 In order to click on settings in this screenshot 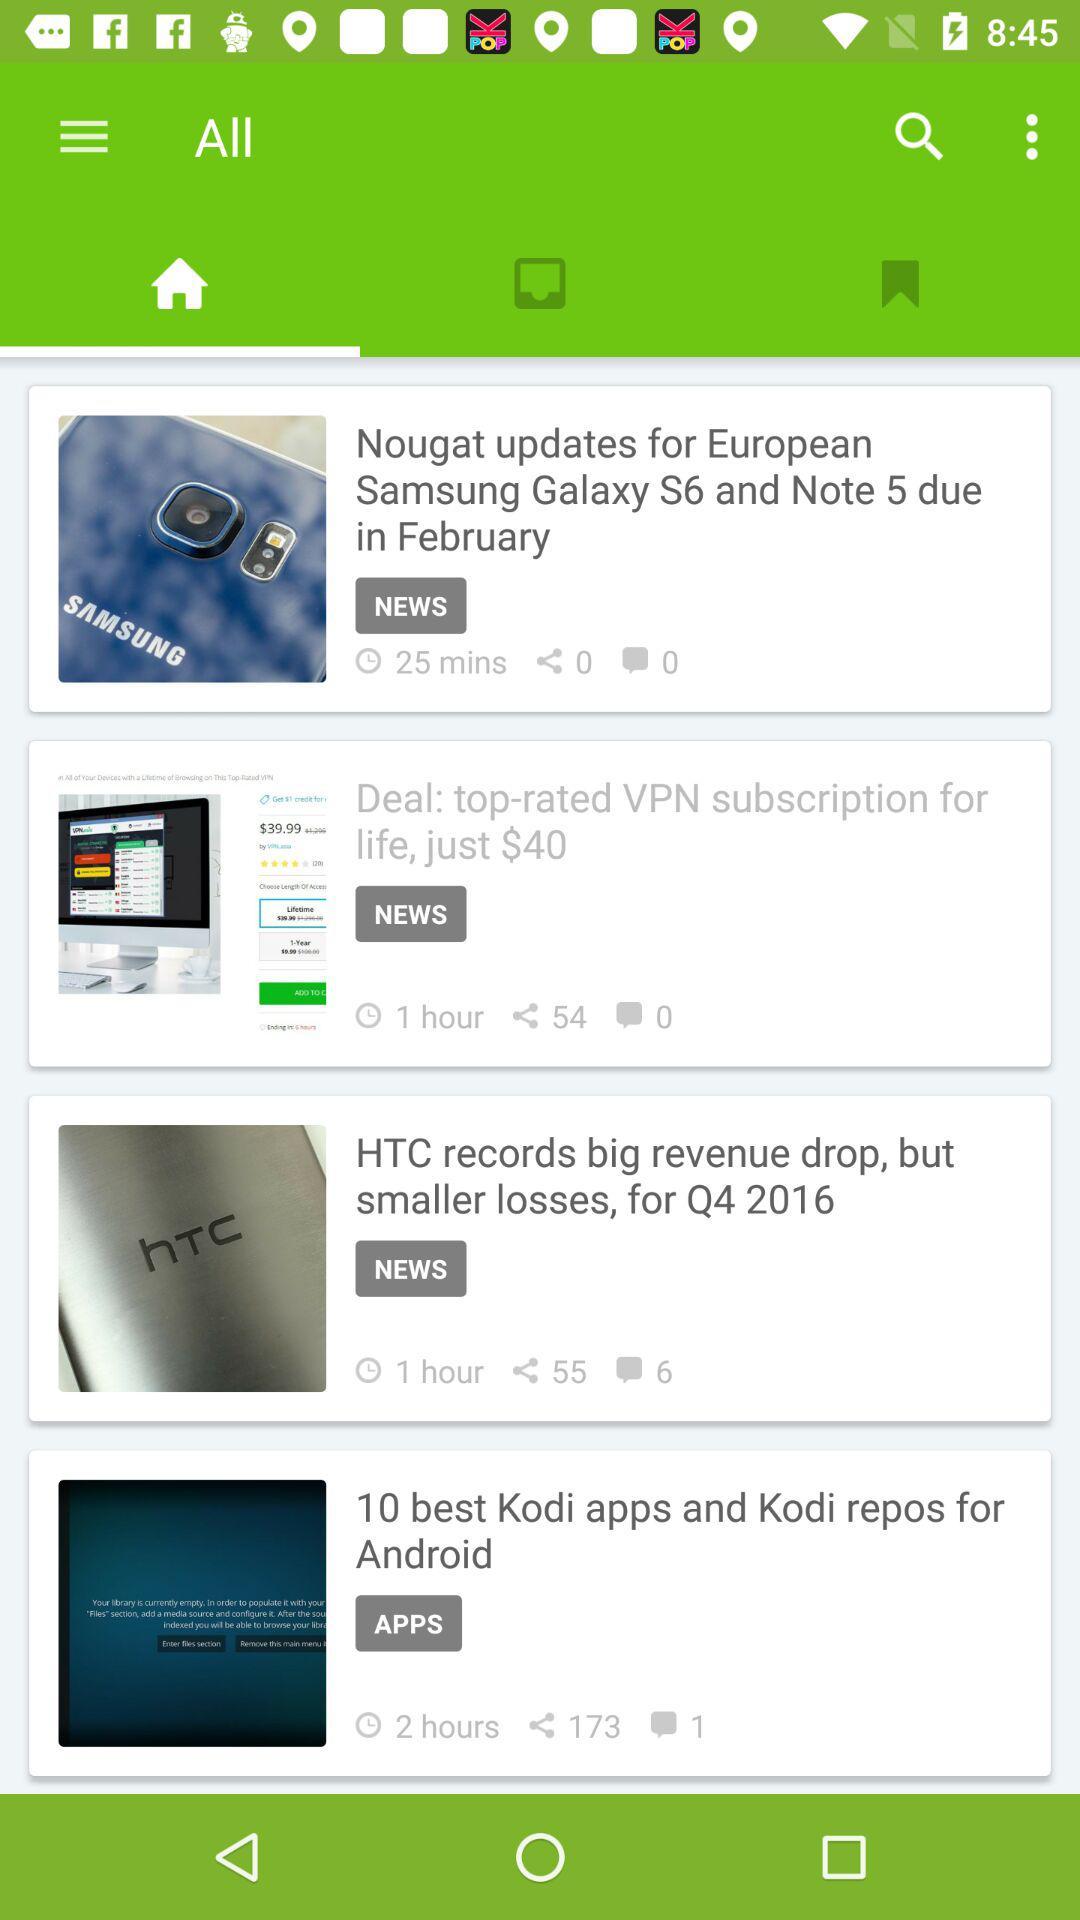, I will do `click(83, 135)`.